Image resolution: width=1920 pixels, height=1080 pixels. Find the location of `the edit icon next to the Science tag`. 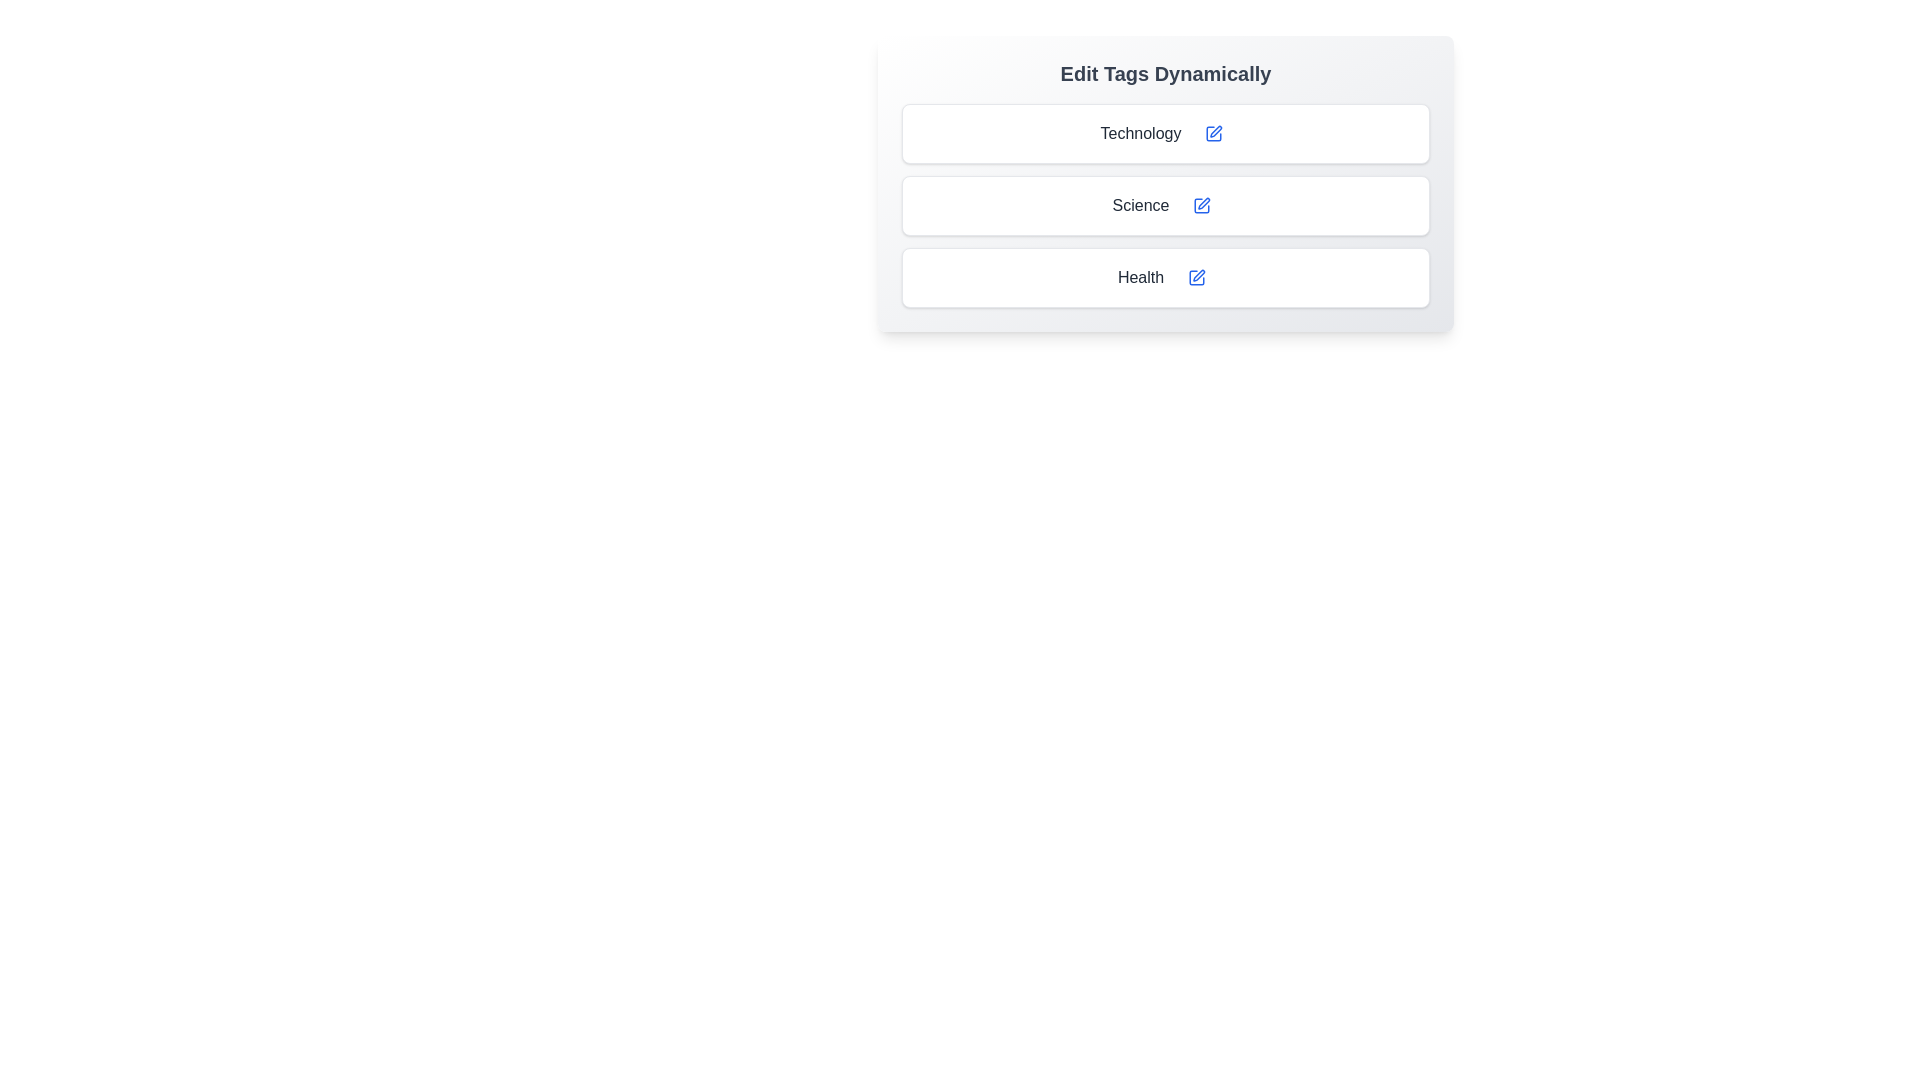

the edit icon next to the Science tag is located at coordinates (1201, 205).